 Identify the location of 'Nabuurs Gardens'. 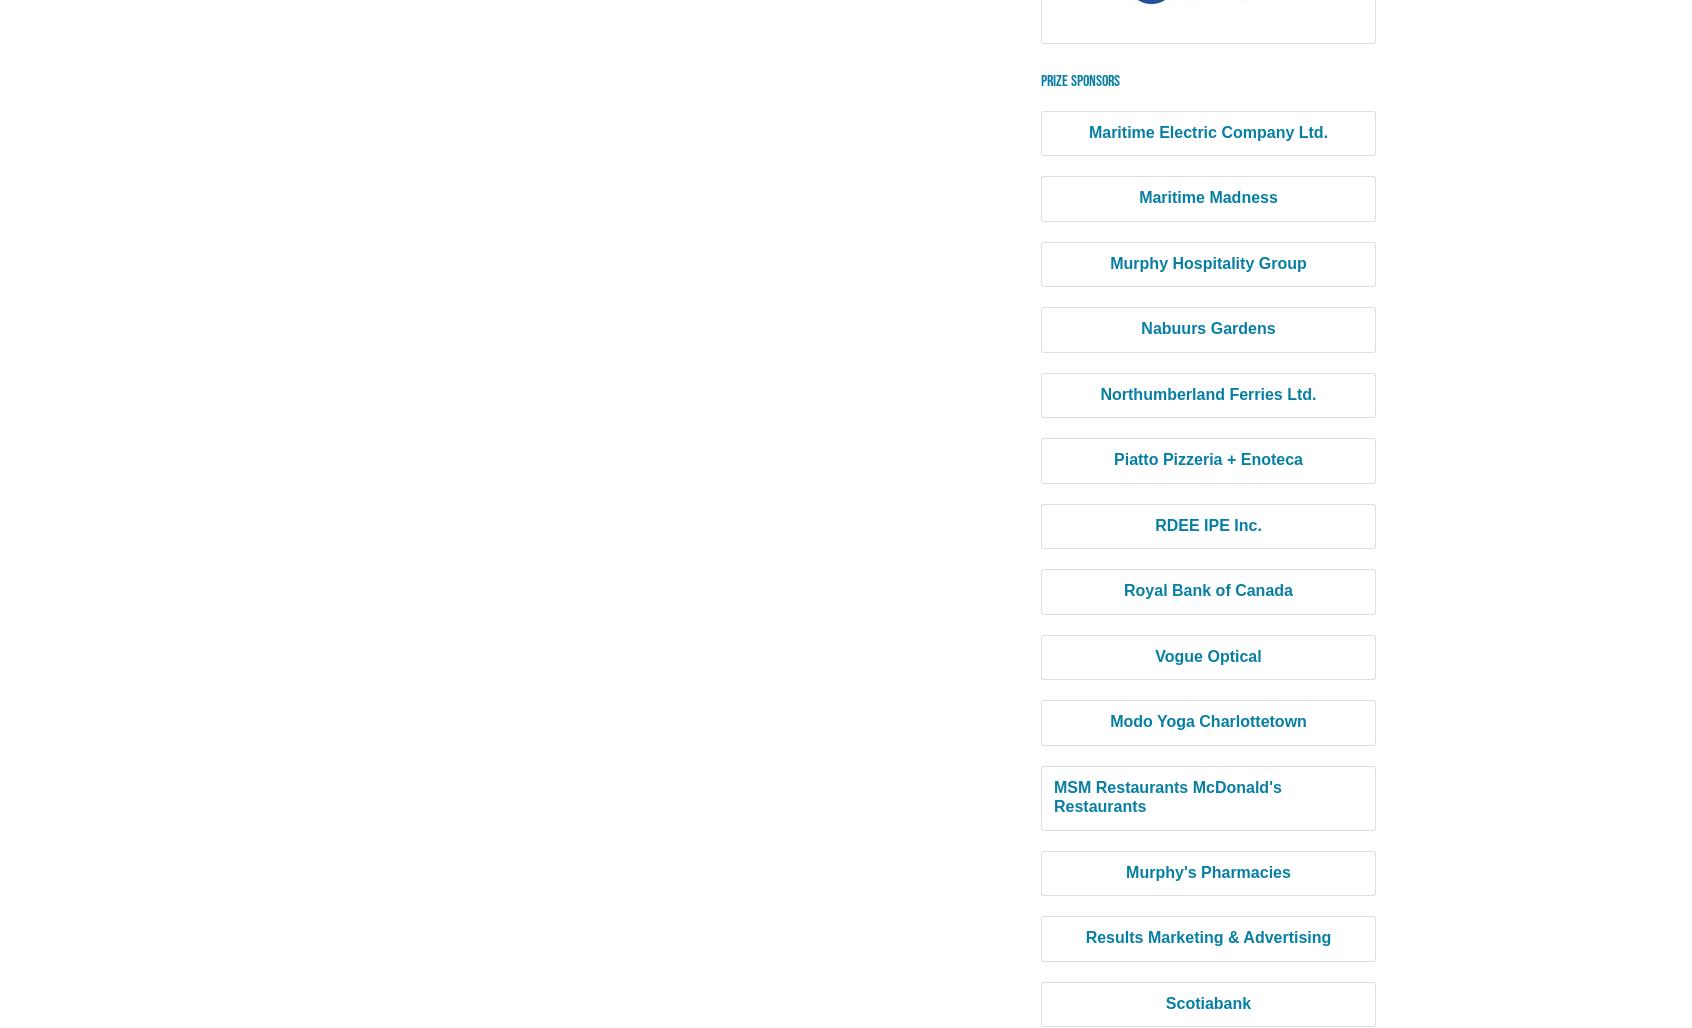
(1207, 327).